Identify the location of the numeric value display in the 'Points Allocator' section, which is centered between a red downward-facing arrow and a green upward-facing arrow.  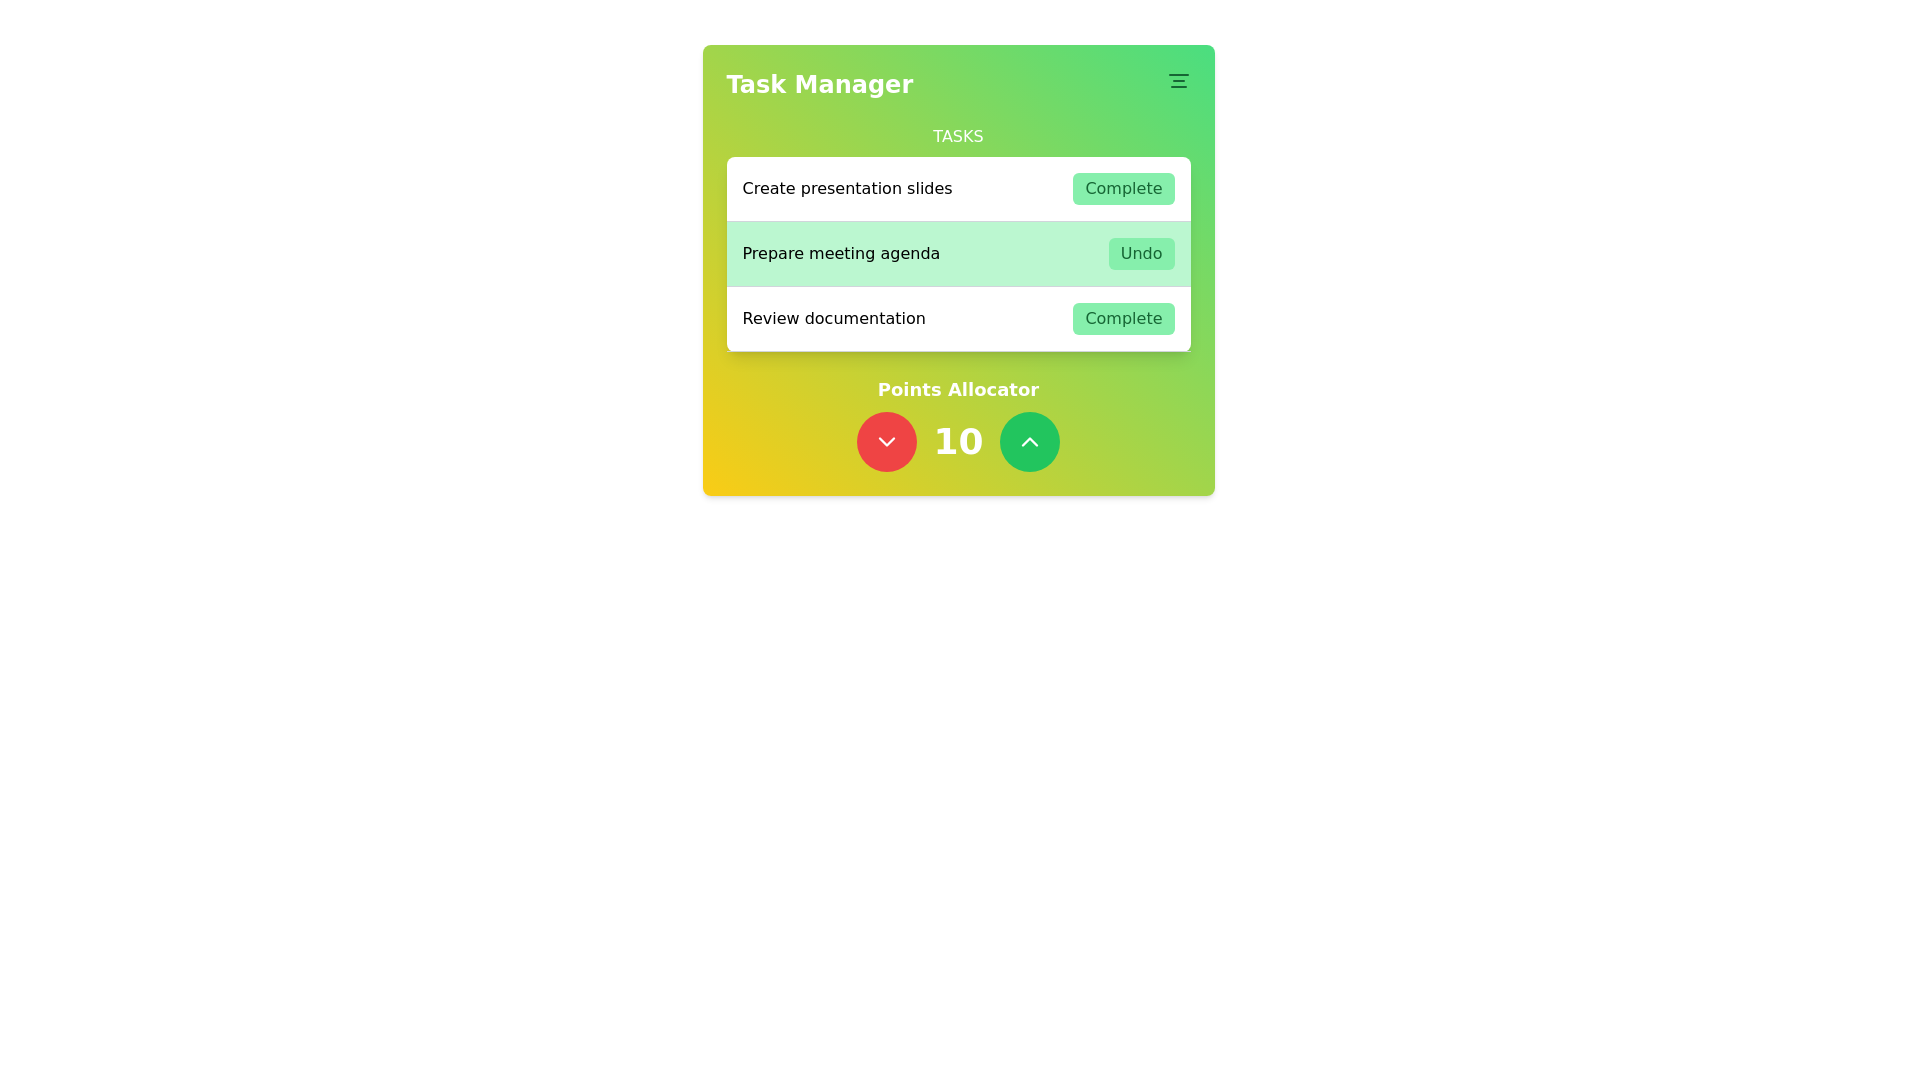
(957, 441).